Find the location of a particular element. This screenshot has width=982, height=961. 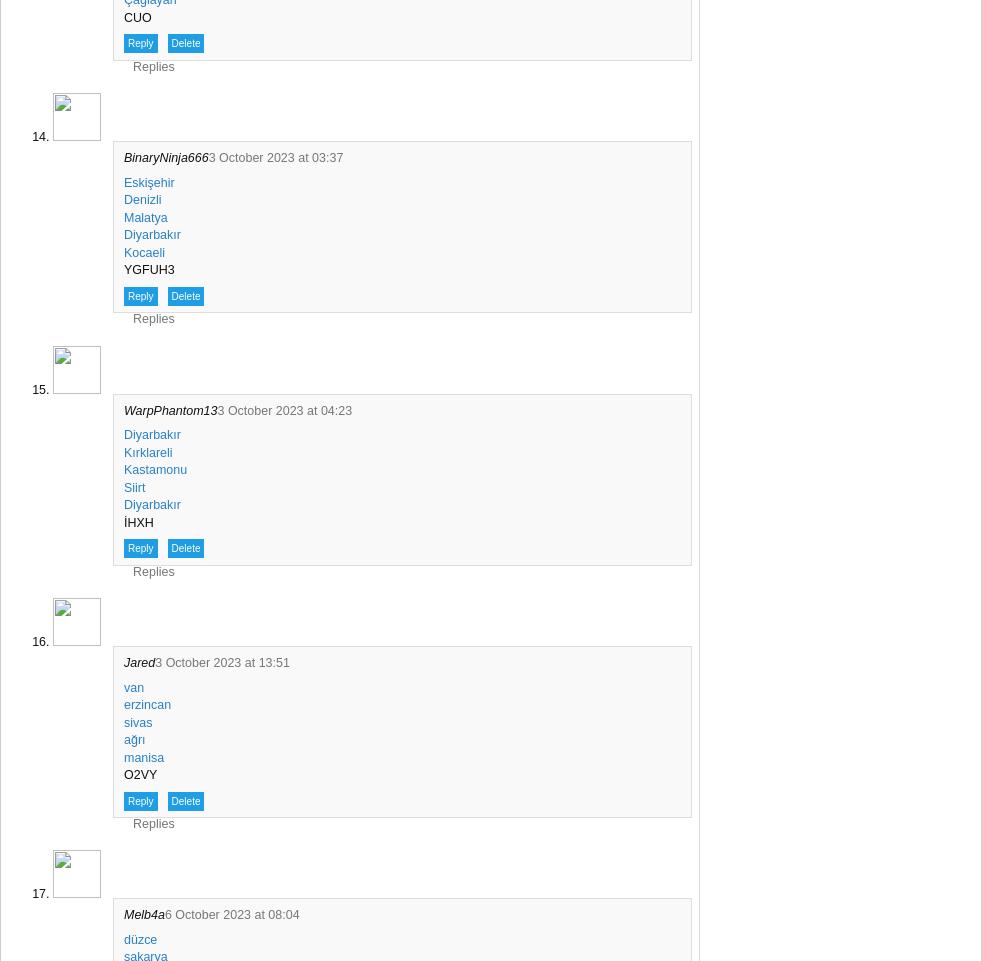

'6 October 2023 at 08:04' is located at coordinates (230, 914).